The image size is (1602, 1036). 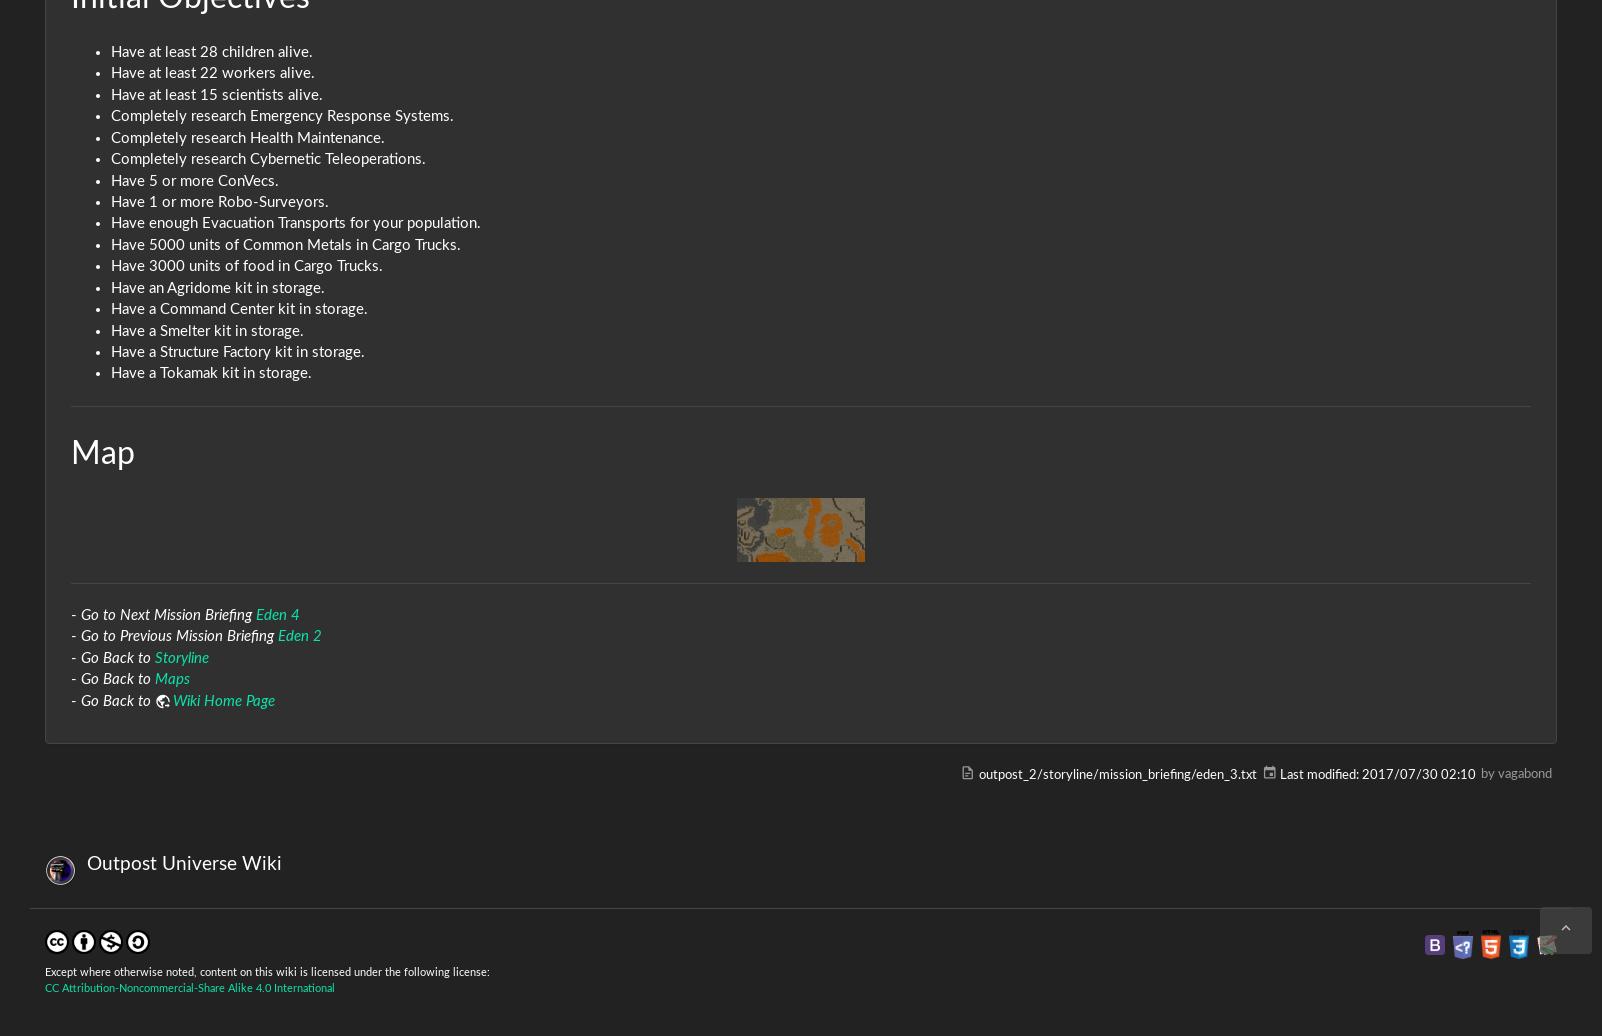 What do you see at coordinates (172, 679) in the screenshot?
I see `'Maps'` at bounding box center [172, 679].